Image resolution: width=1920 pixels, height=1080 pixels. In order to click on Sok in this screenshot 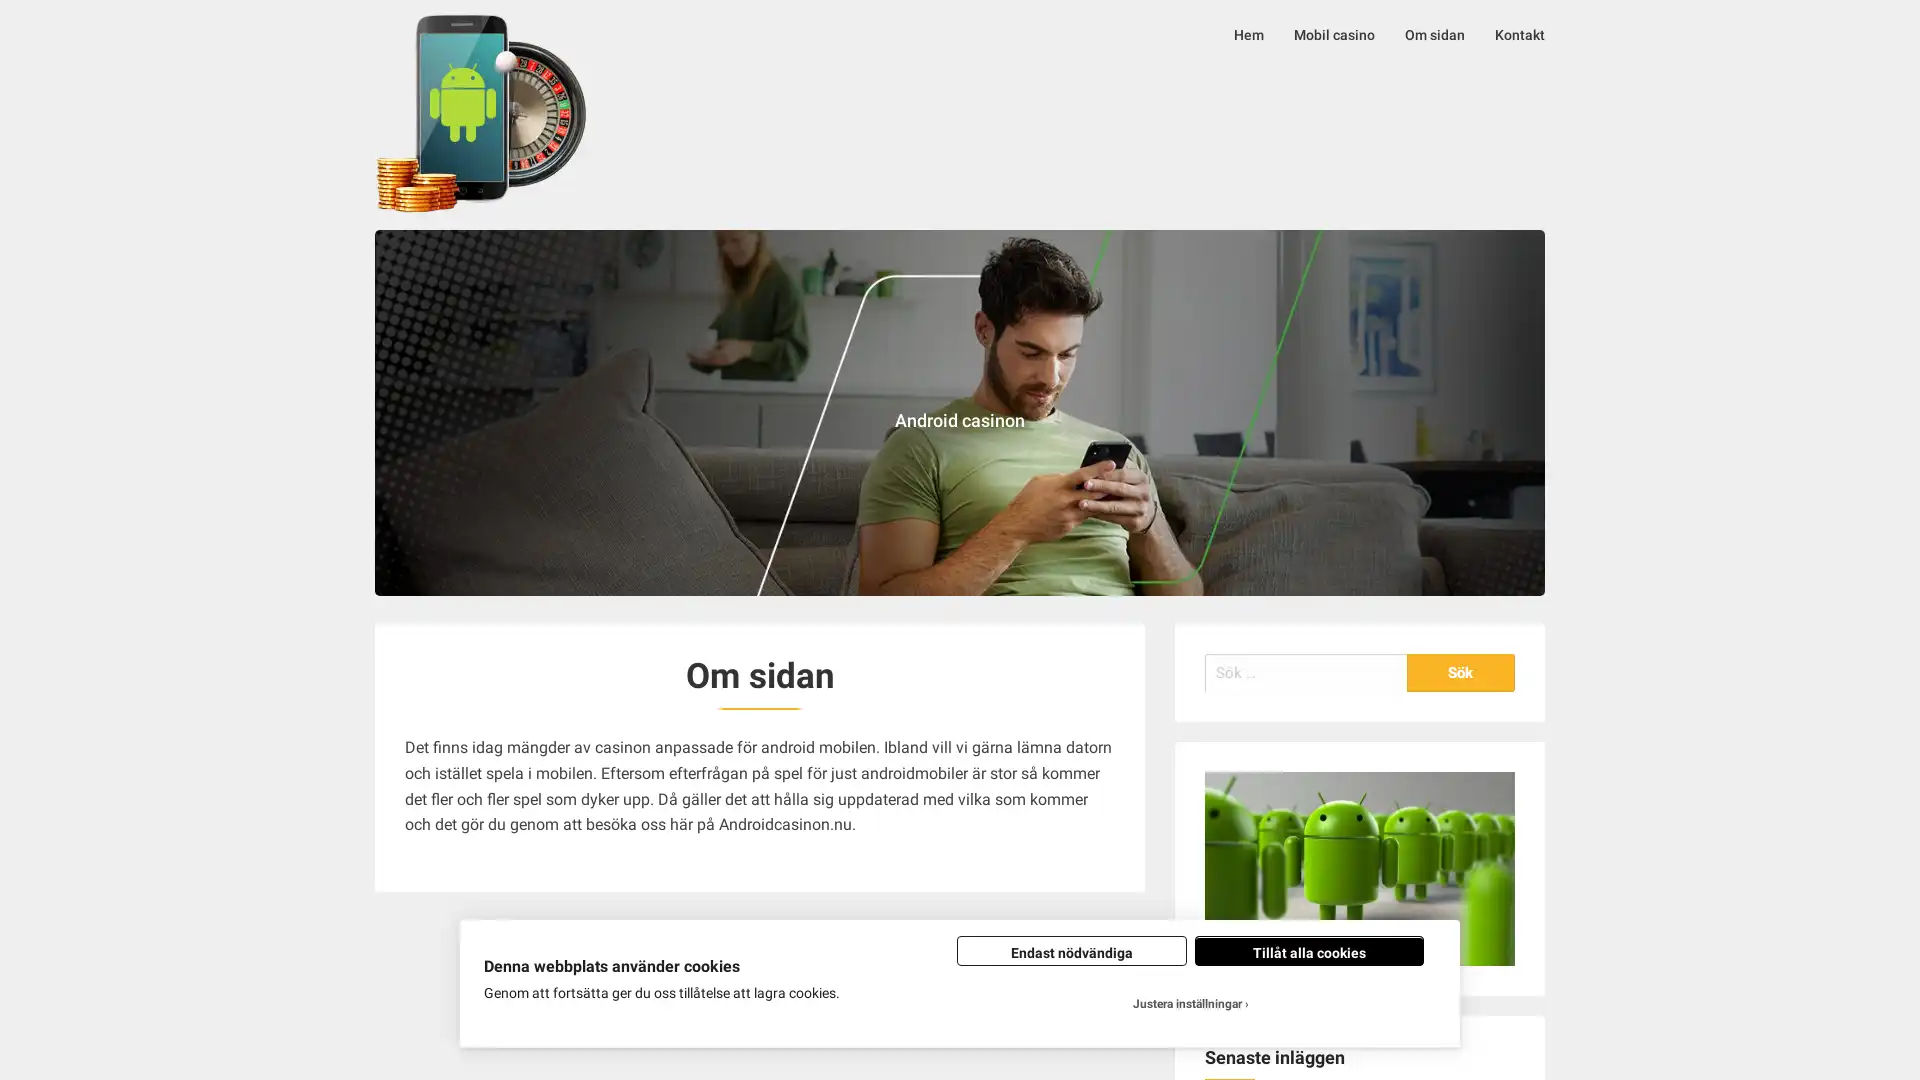, I will do `click(1459, 672)`.